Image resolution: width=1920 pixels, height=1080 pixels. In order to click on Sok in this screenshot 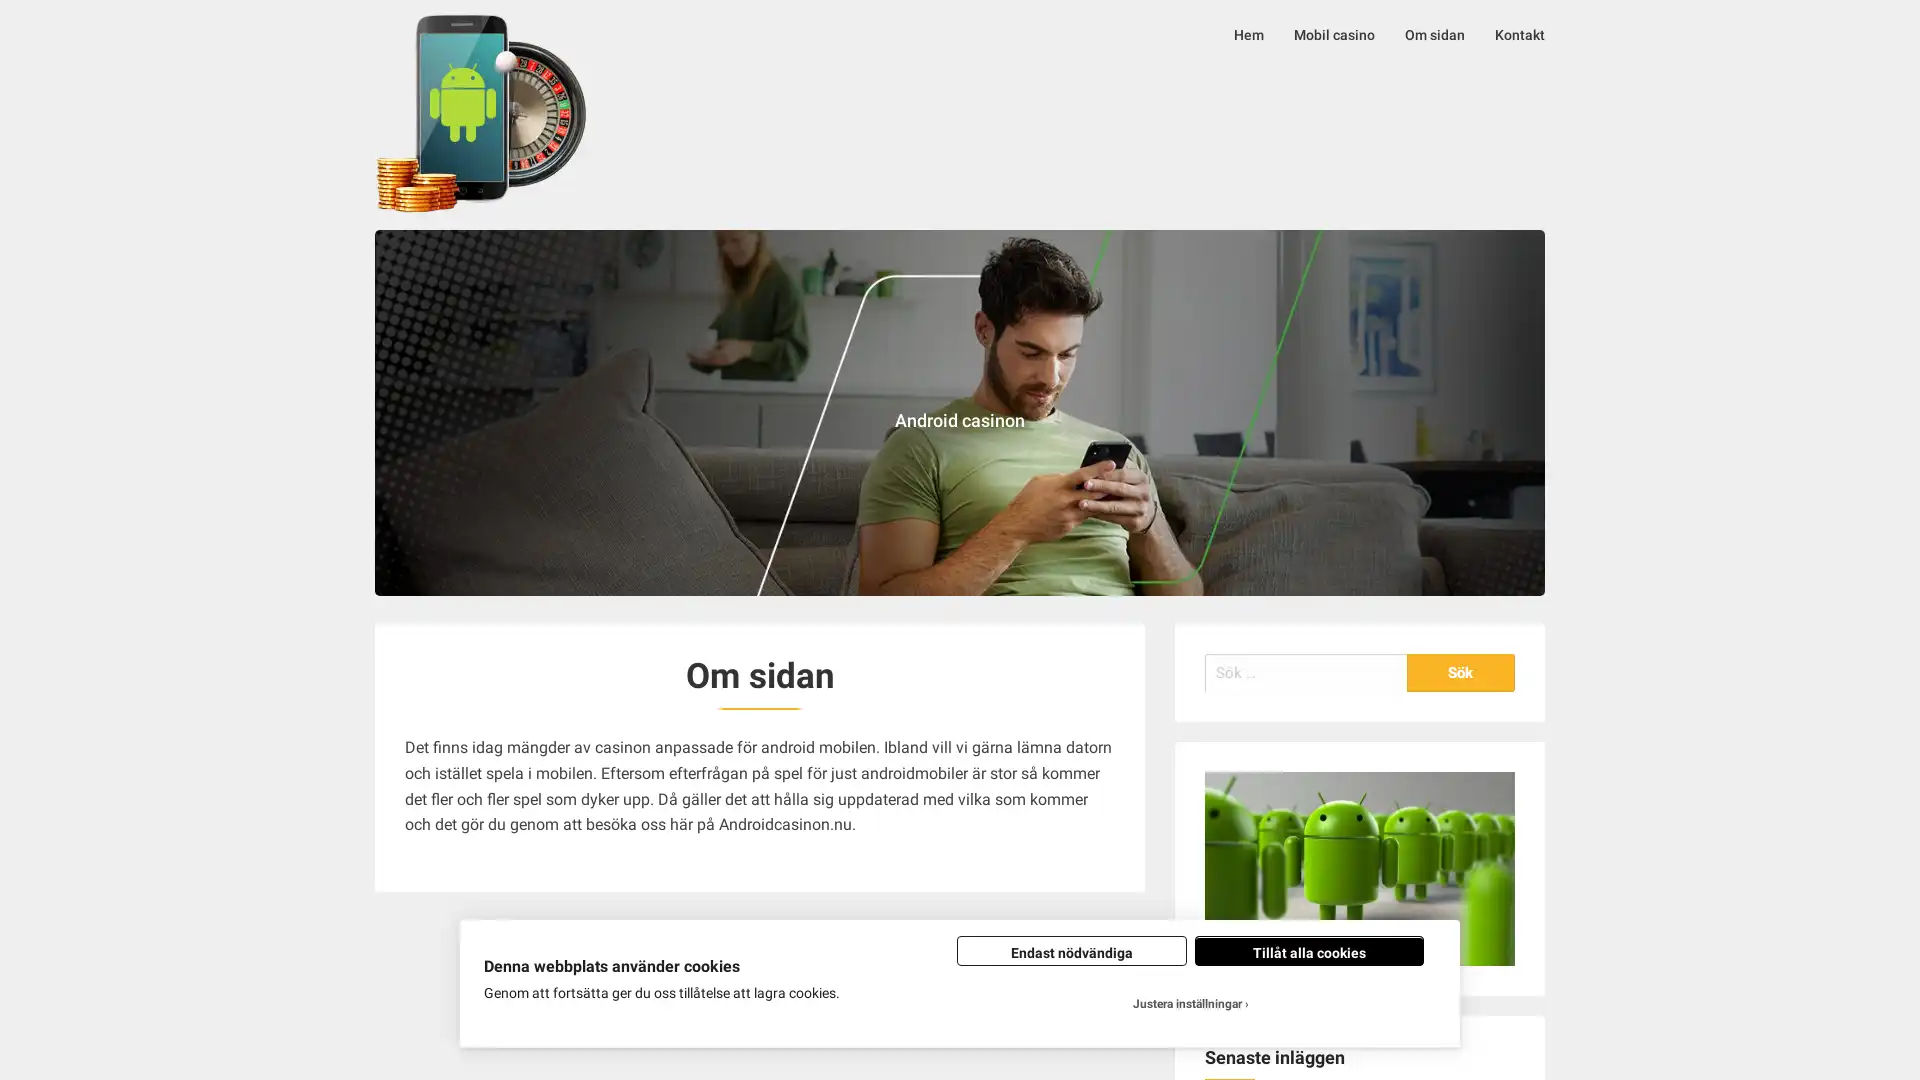, I will do `click(1459, 672)`.